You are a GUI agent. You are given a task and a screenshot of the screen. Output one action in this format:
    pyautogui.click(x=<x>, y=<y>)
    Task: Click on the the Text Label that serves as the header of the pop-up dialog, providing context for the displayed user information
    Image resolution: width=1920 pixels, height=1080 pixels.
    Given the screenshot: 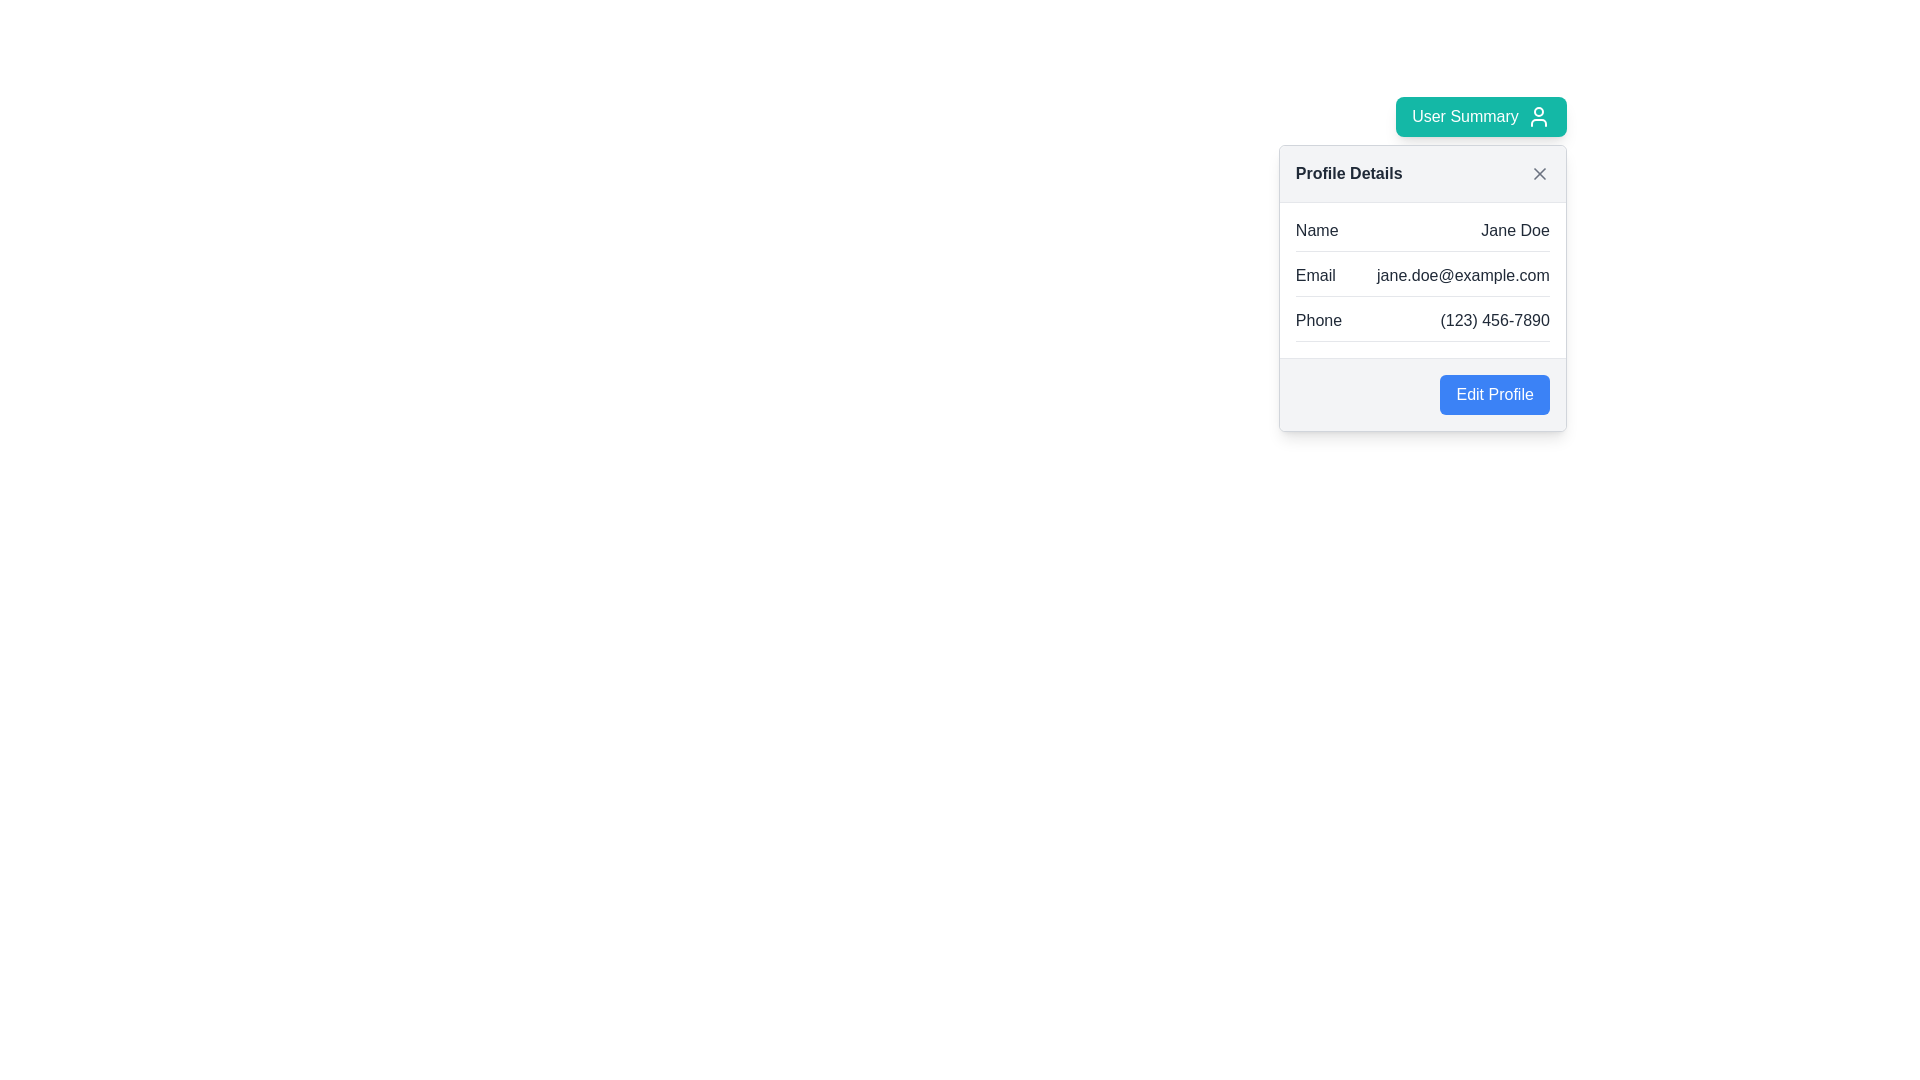 What is the action you would take?
    pyautogui.click(x=1349, y=172)
    